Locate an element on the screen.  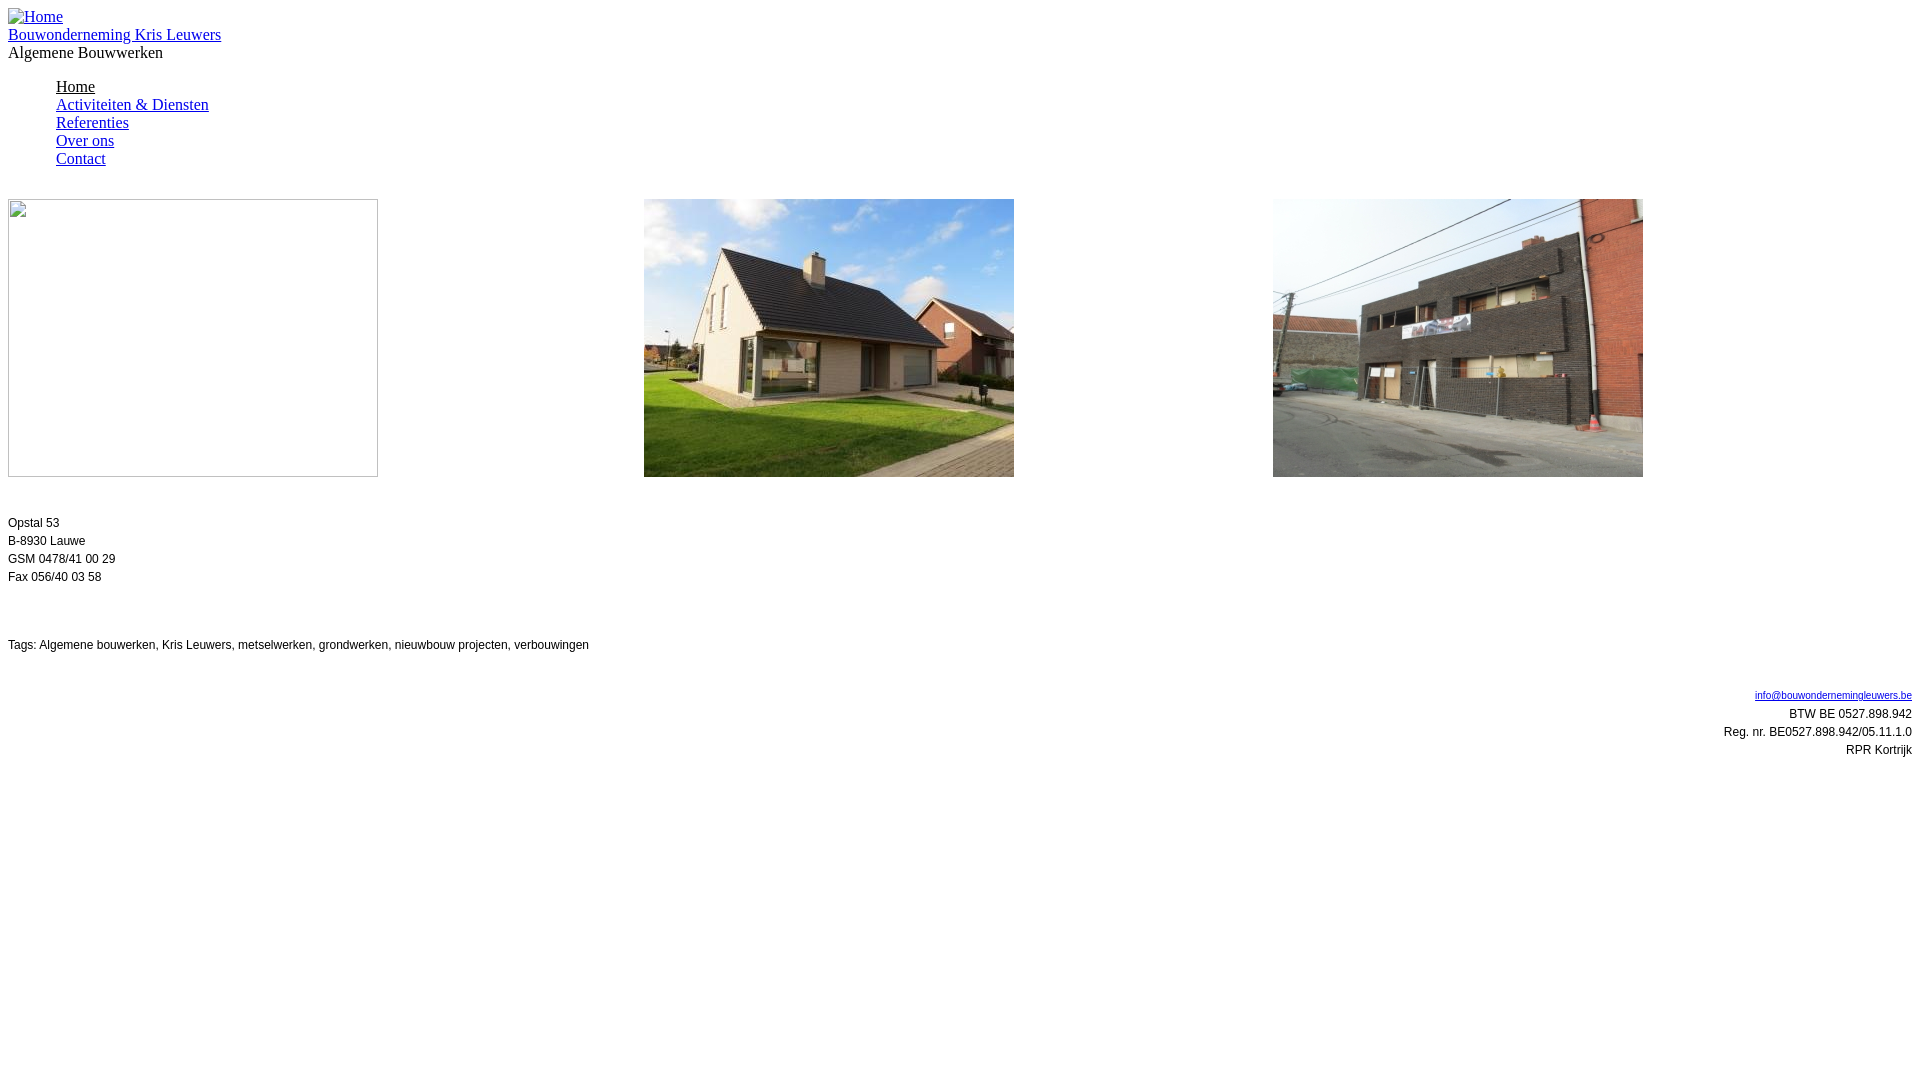
'Overslaan en naar de inhoud gaan' is located at coordinates (115, 8).